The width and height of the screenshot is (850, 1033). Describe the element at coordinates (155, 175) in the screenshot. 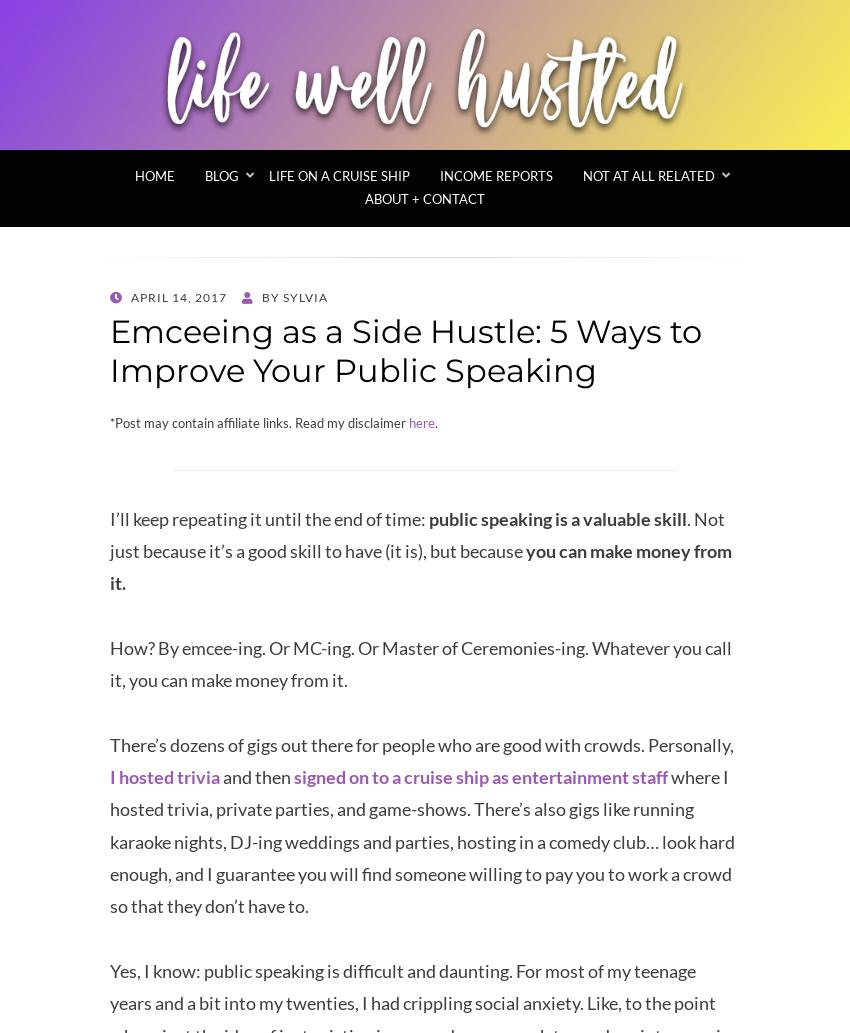

I see `'Home'` at that location.